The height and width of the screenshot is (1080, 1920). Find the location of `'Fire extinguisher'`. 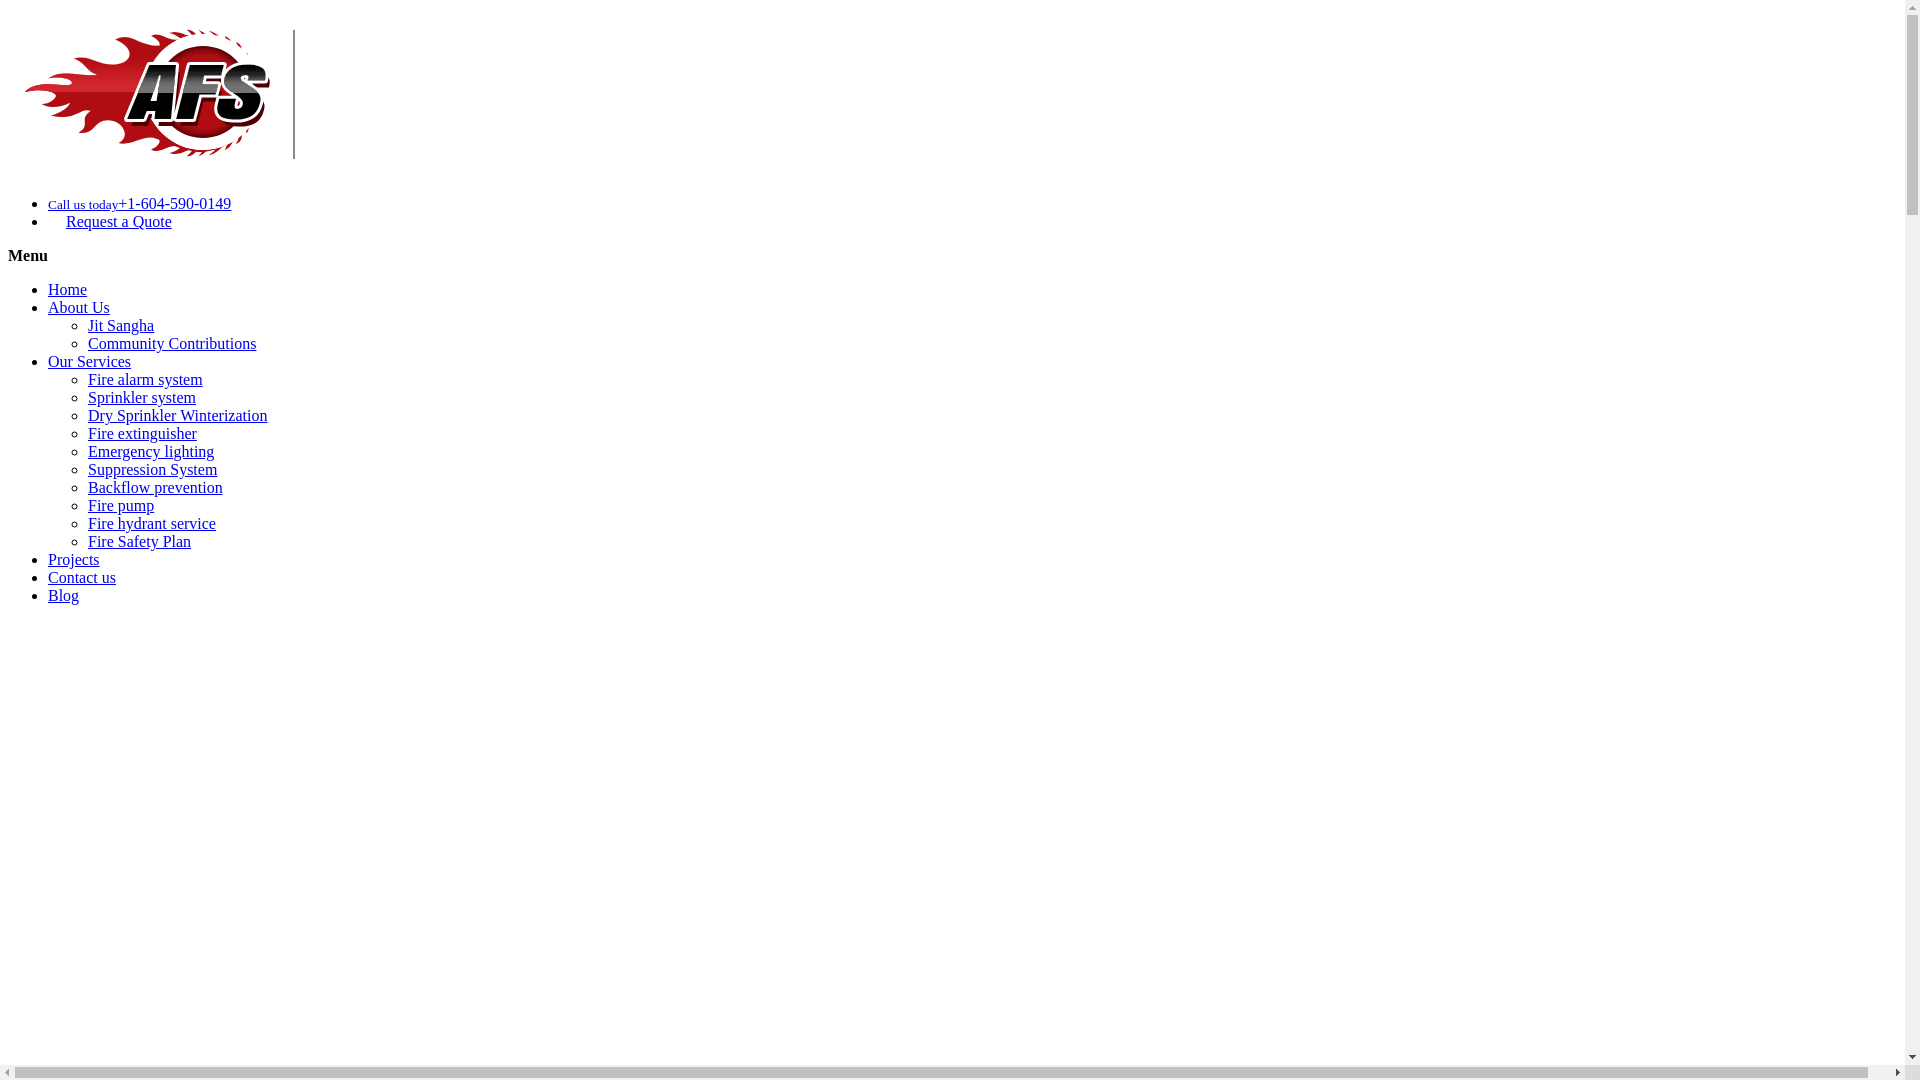

'Fire extinguisher' is located at coordinates (141, 432).